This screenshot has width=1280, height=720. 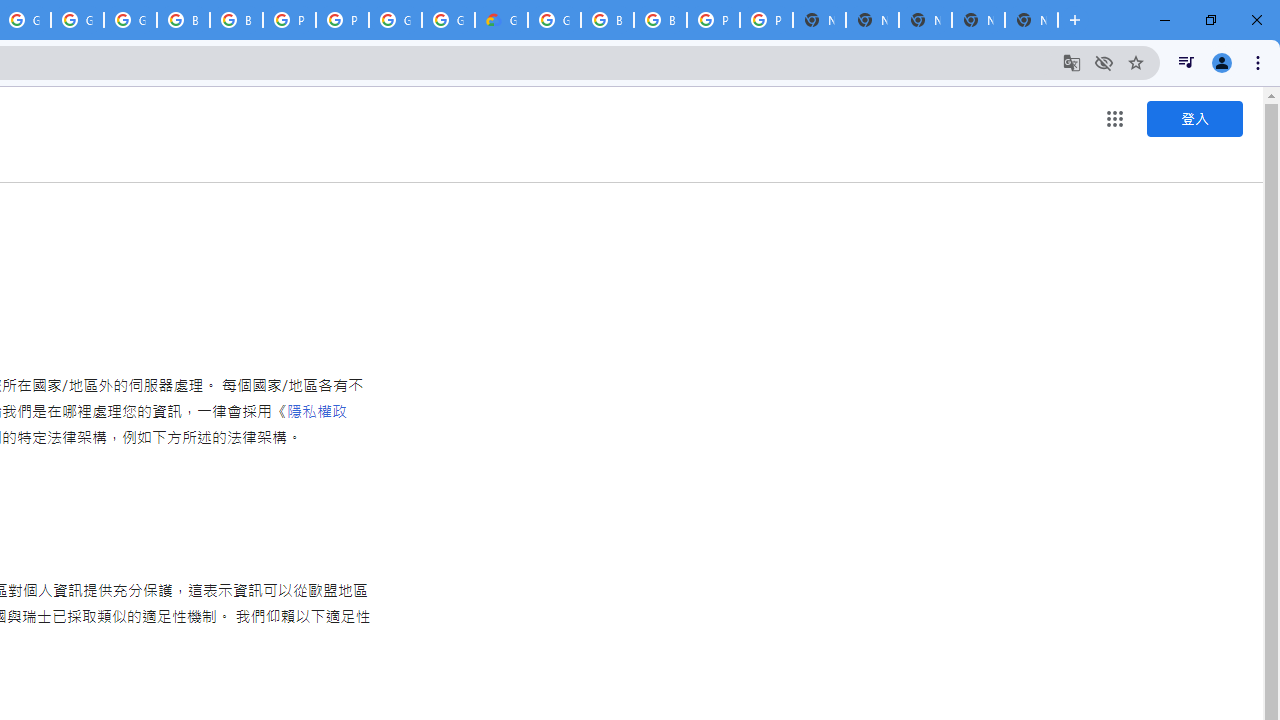 What do you see at coordinates (395, 20) in the screenshot?
I see `'Google Cloud Platform'` at bounding box center [395, 20].